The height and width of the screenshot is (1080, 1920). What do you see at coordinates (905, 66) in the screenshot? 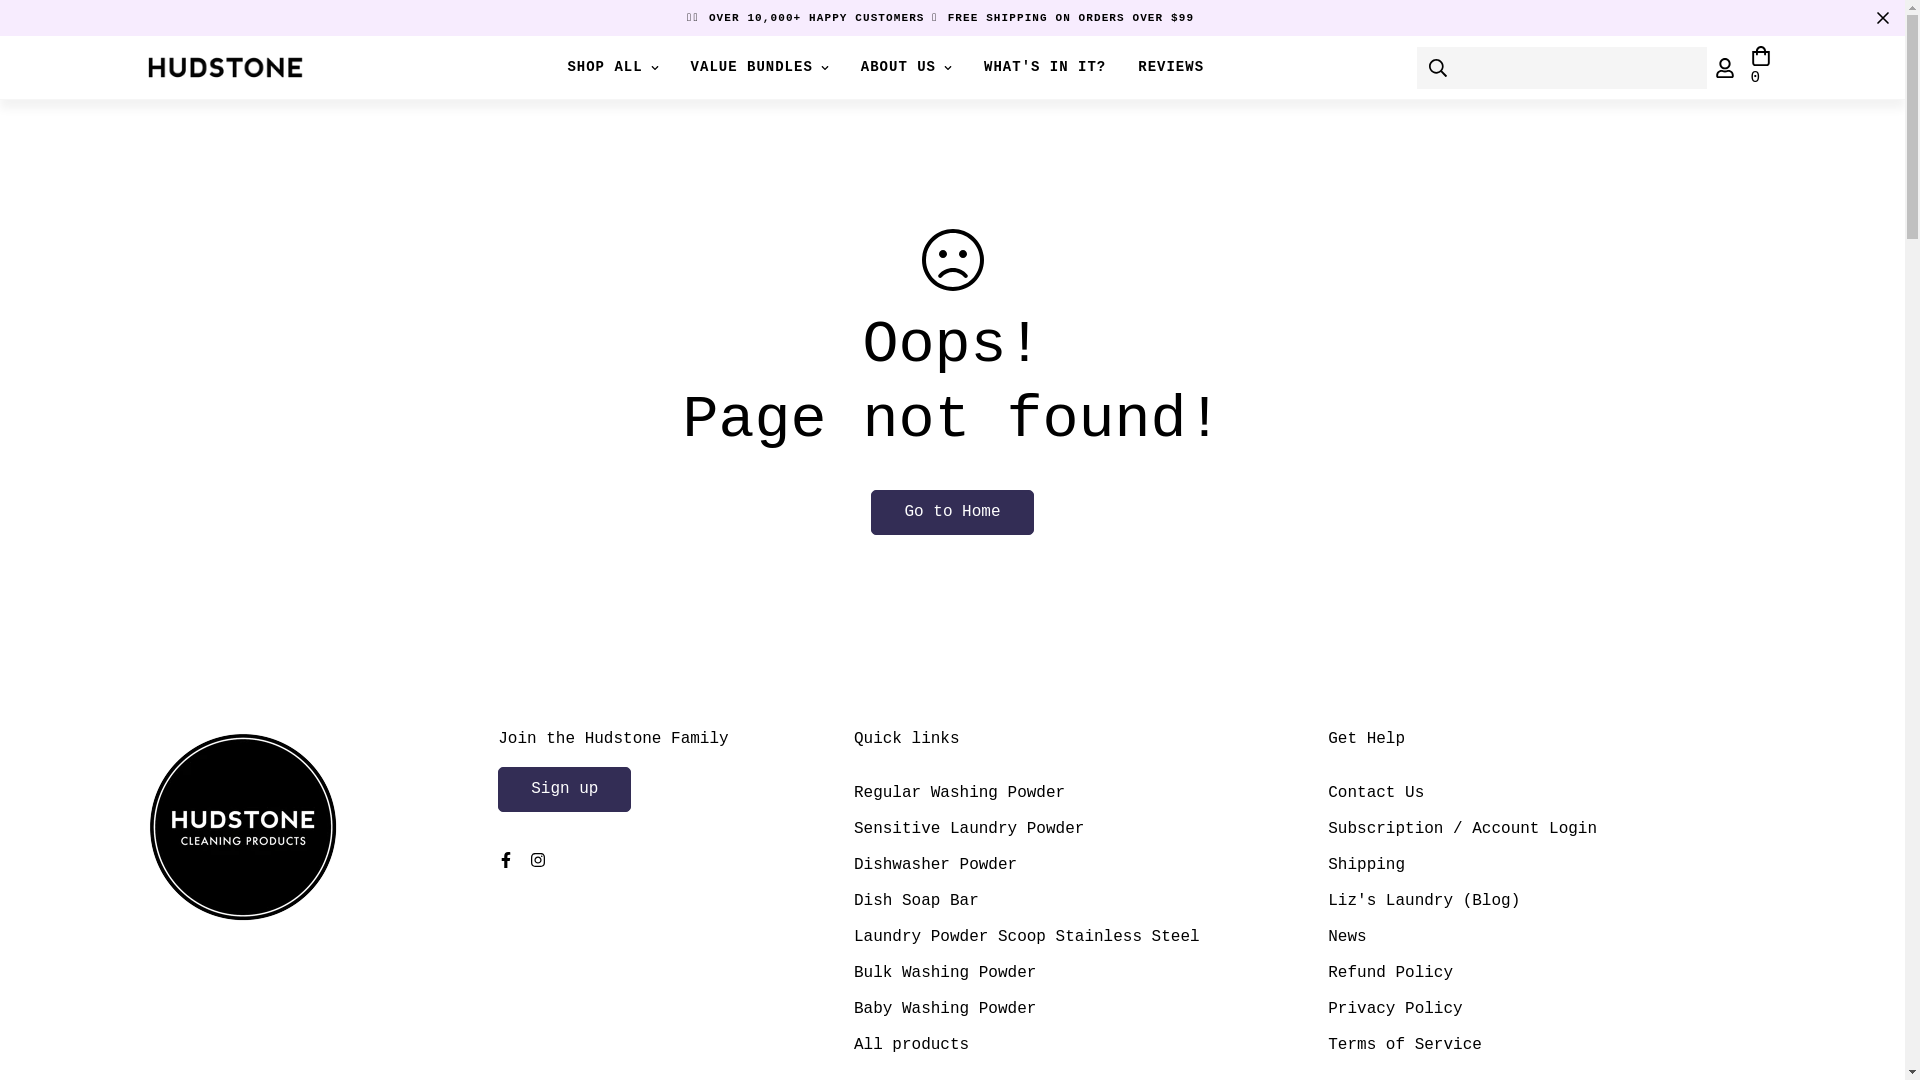
I see `'ABOUT US'` at bounding box center [905, 66].